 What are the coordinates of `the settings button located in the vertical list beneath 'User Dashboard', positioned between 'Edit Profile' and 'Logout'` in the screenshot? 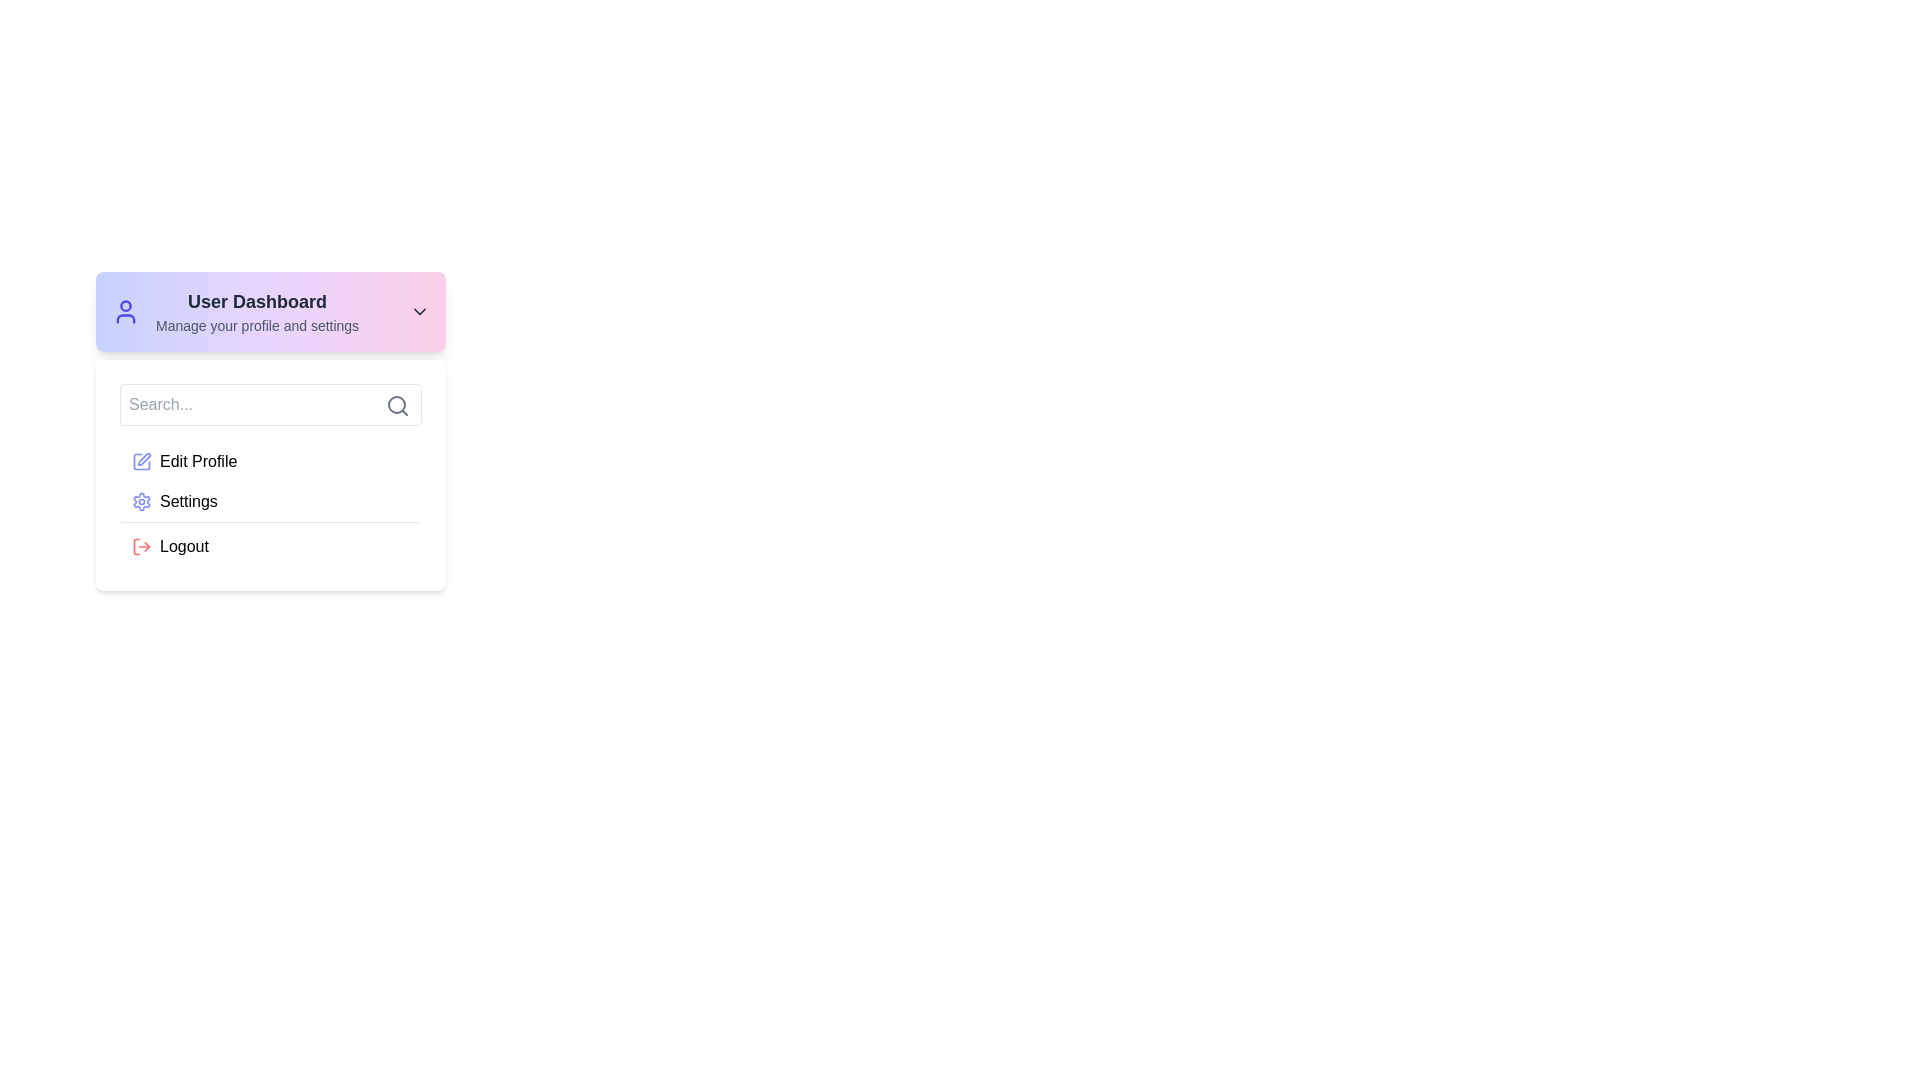 It's located at (269, 500).